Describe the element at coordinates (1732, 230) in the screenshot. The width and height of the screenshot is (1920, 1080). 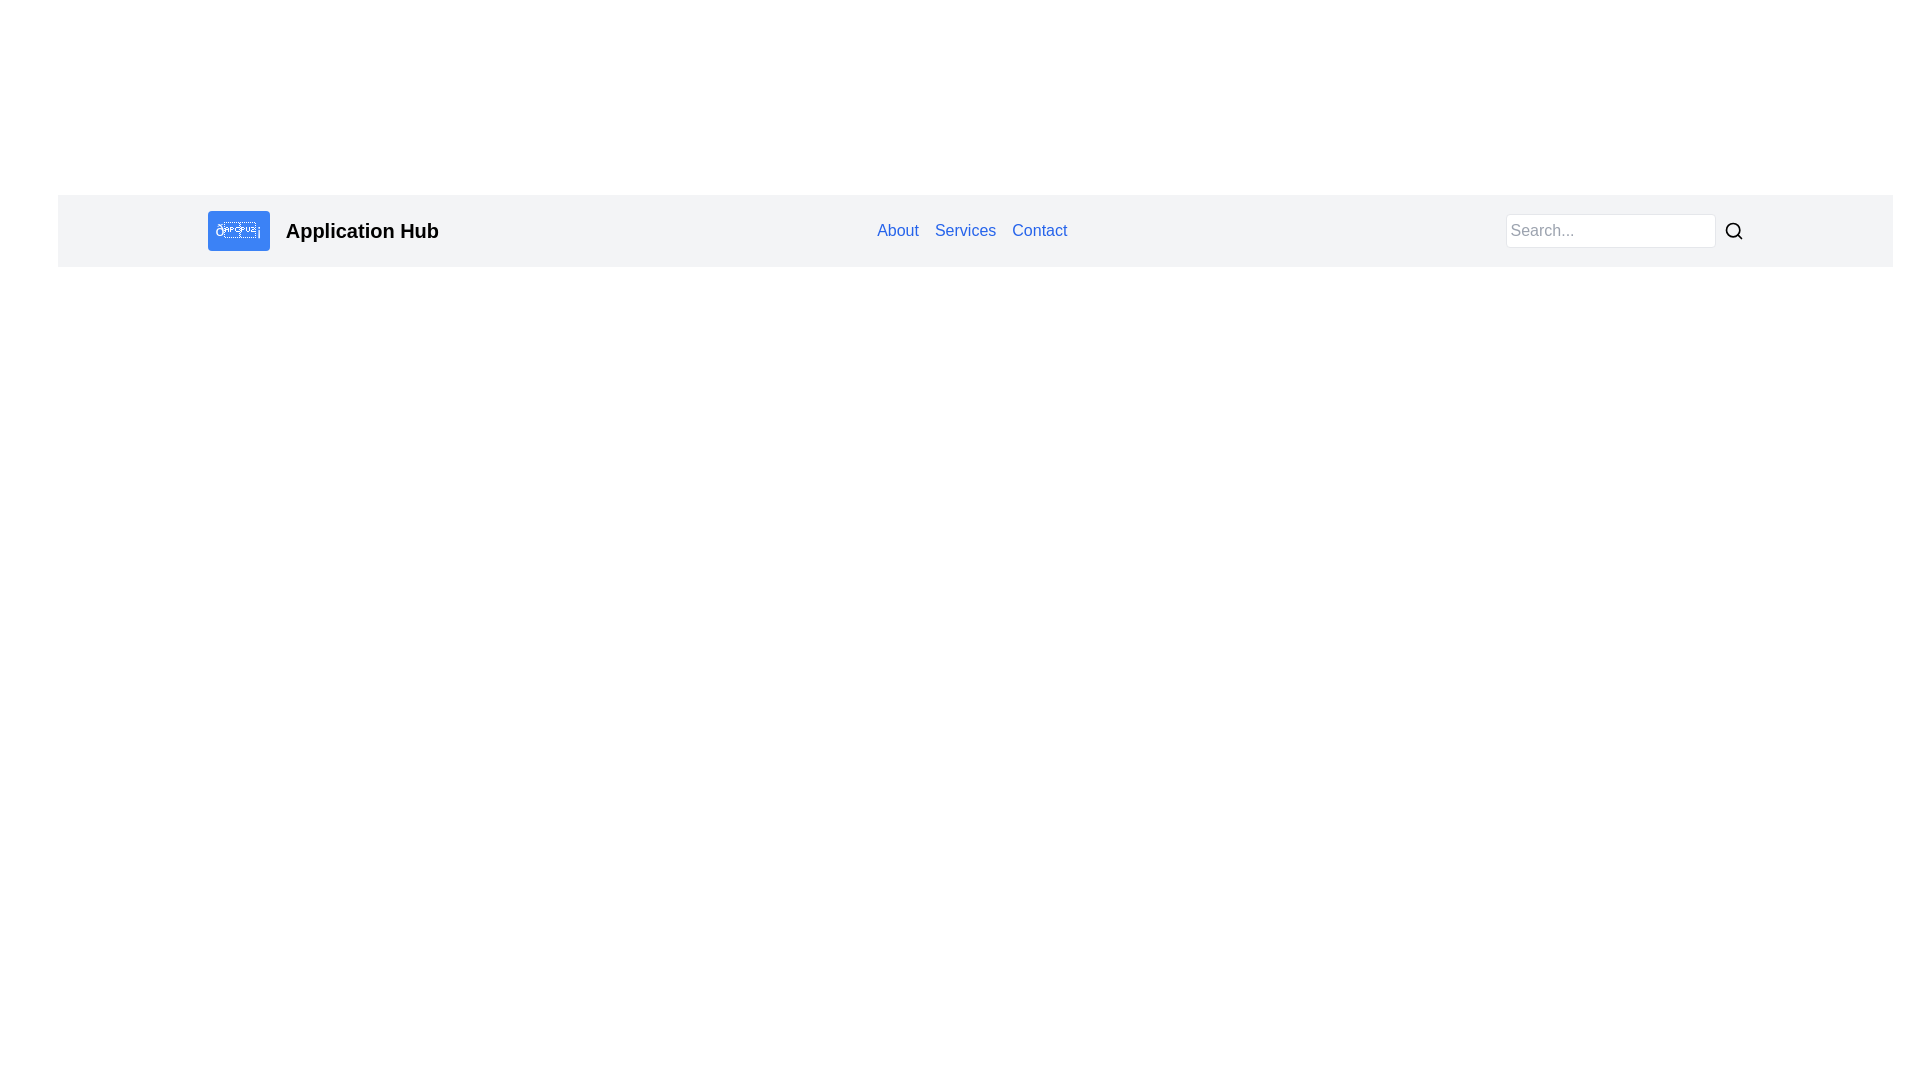
I see `the search icon located in the top-right corner of the navigation bar` at that location.